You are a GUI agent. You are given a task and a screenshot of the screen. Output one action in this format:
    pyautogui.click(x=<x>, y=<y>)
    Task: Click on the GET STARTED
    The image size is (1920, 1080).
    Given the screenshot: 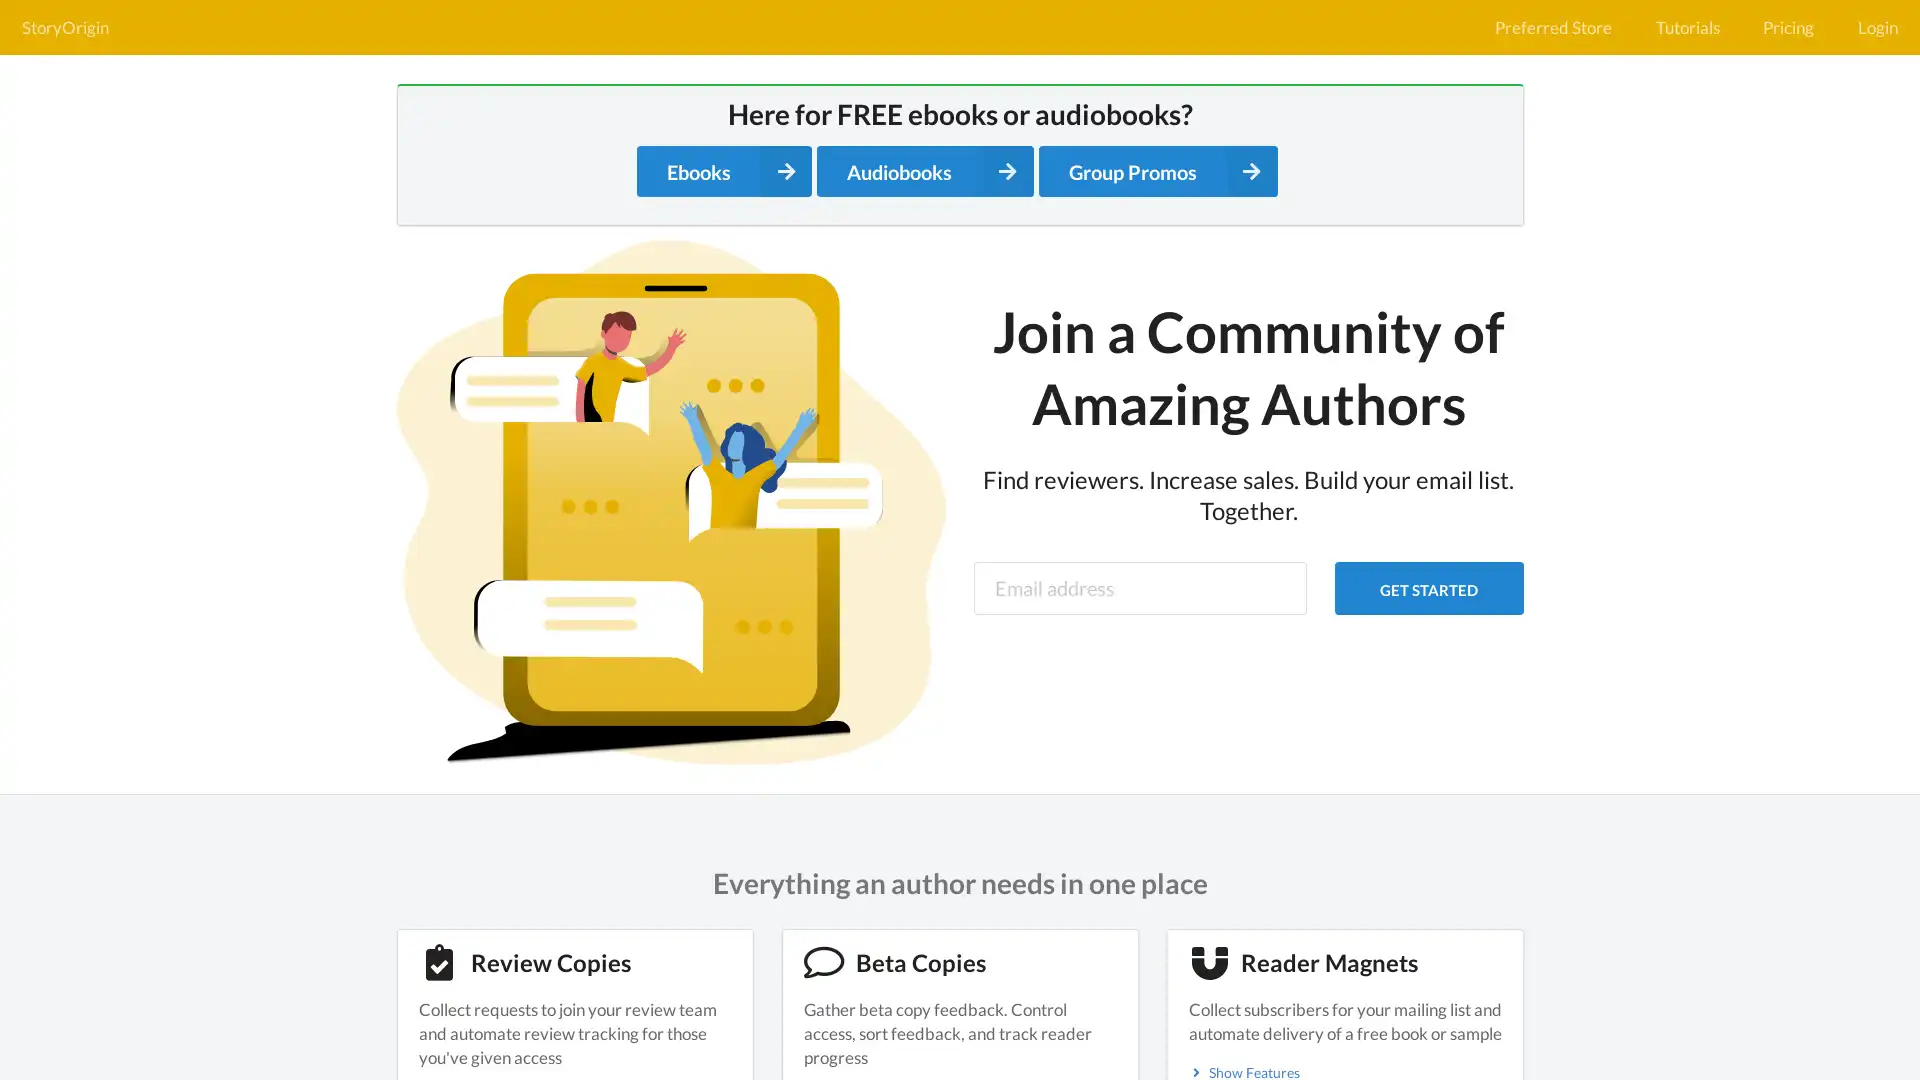 What is the action you would take?
    pyautogui.click(x=1427, y=586)
    